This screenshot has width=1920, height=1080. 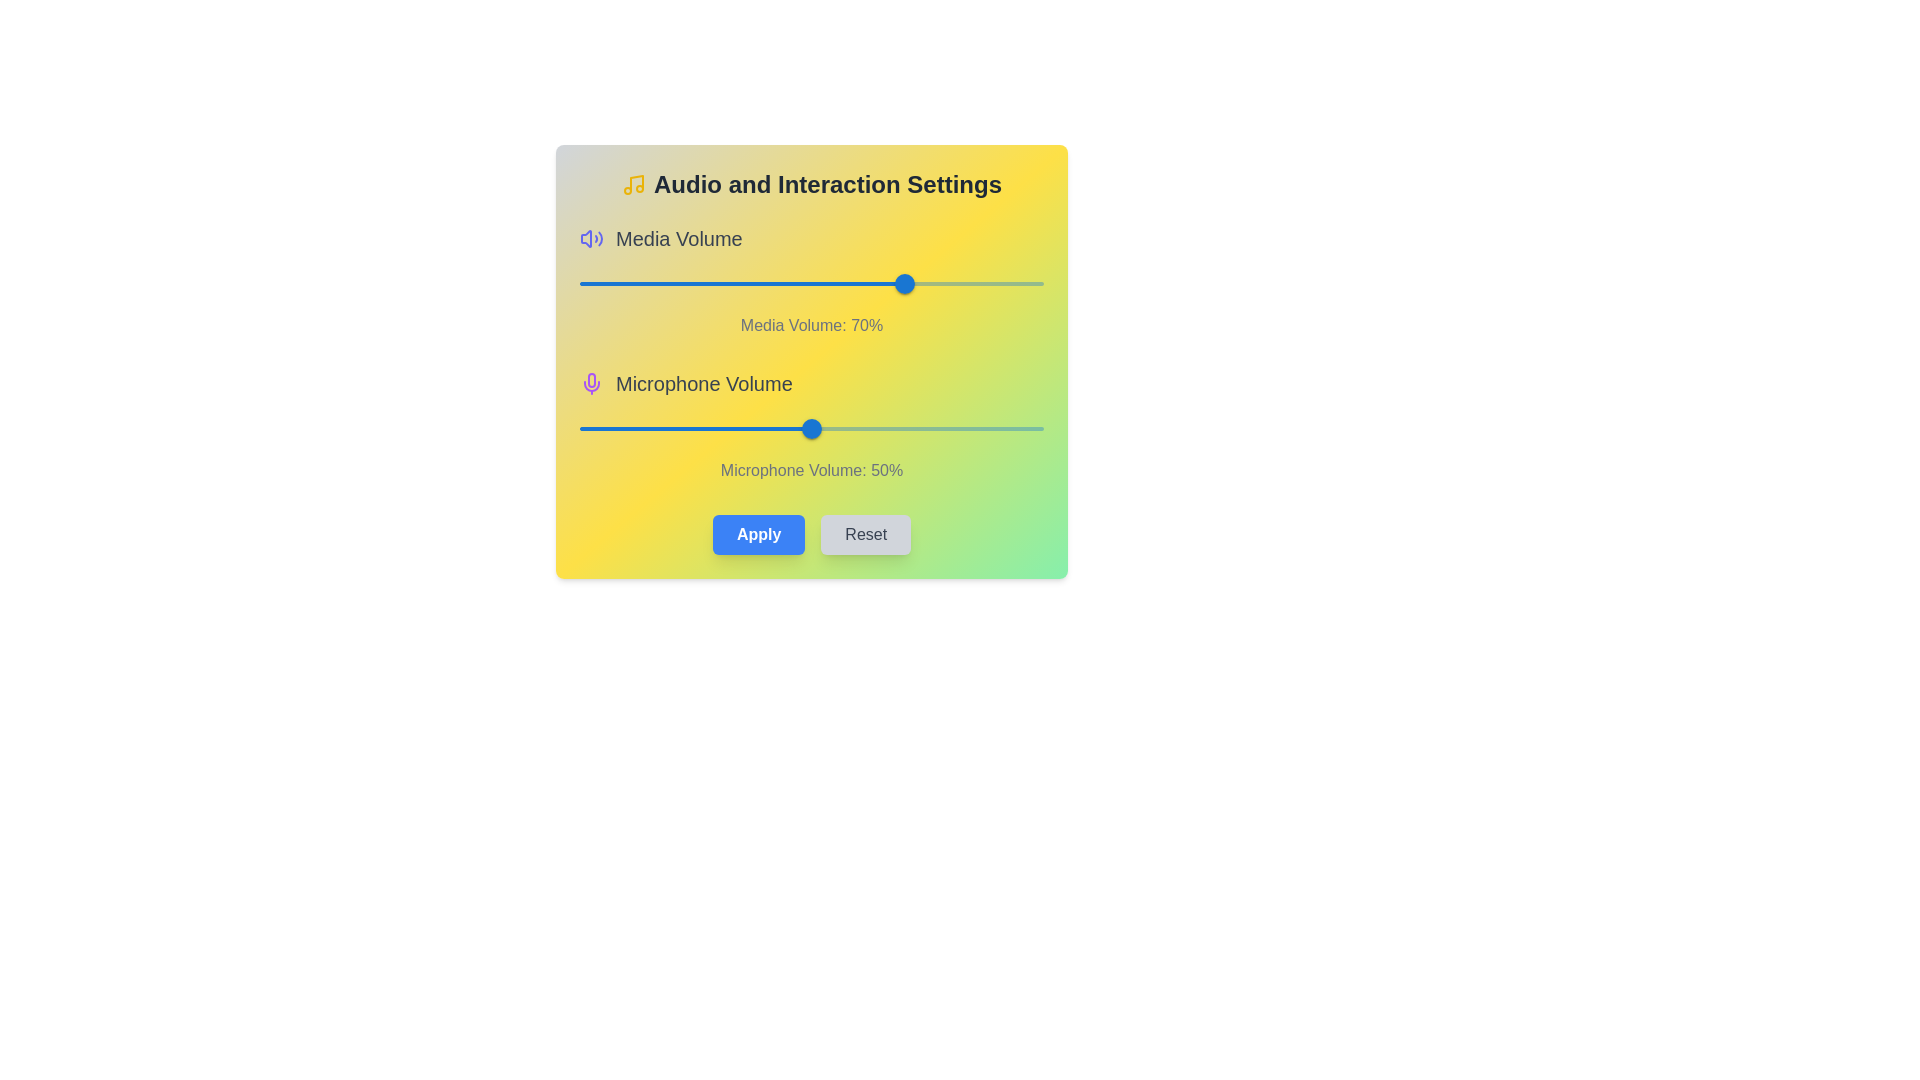 I want to click on the media volume, so click(x=1016, y=284).